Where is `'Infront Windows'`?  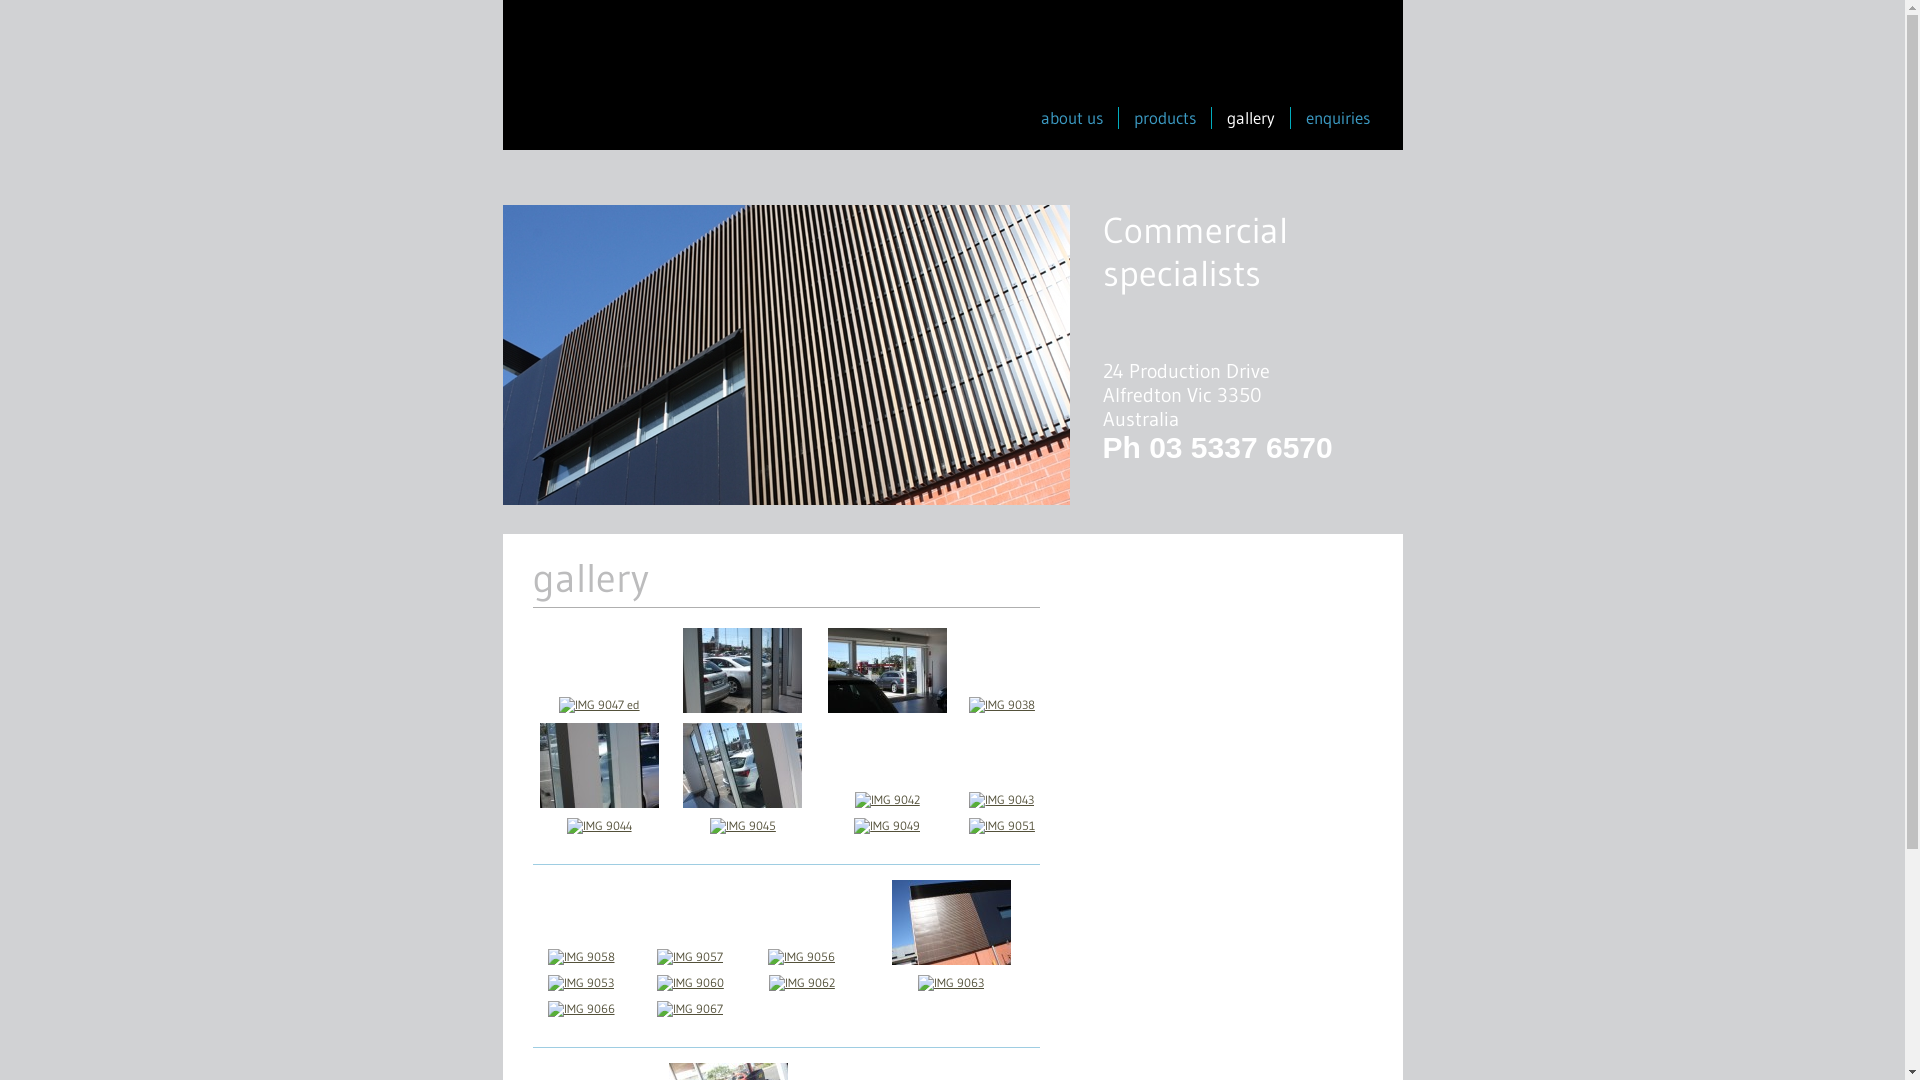 'Infront Windows' is located at coordinates (523, 80).